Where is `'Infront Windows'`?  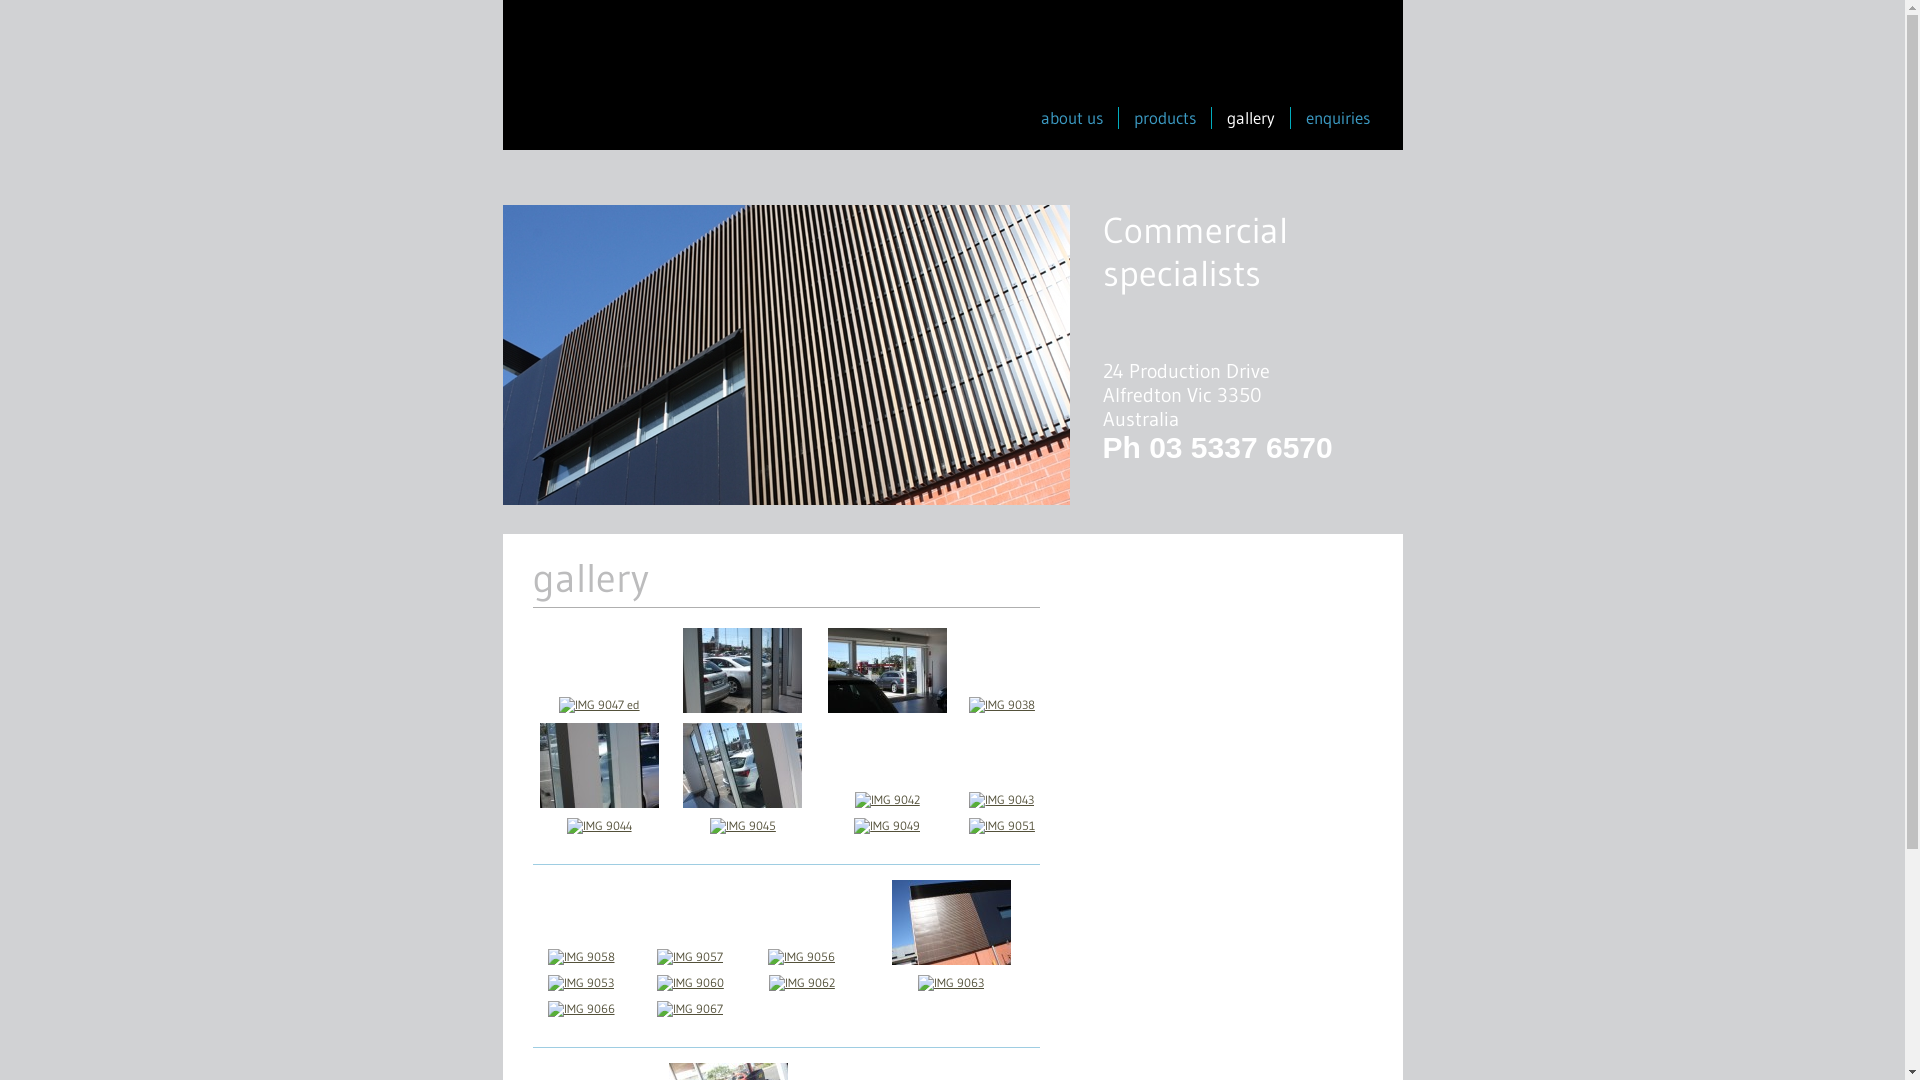 'Infront Windows' is located at coordinates (523, 80).